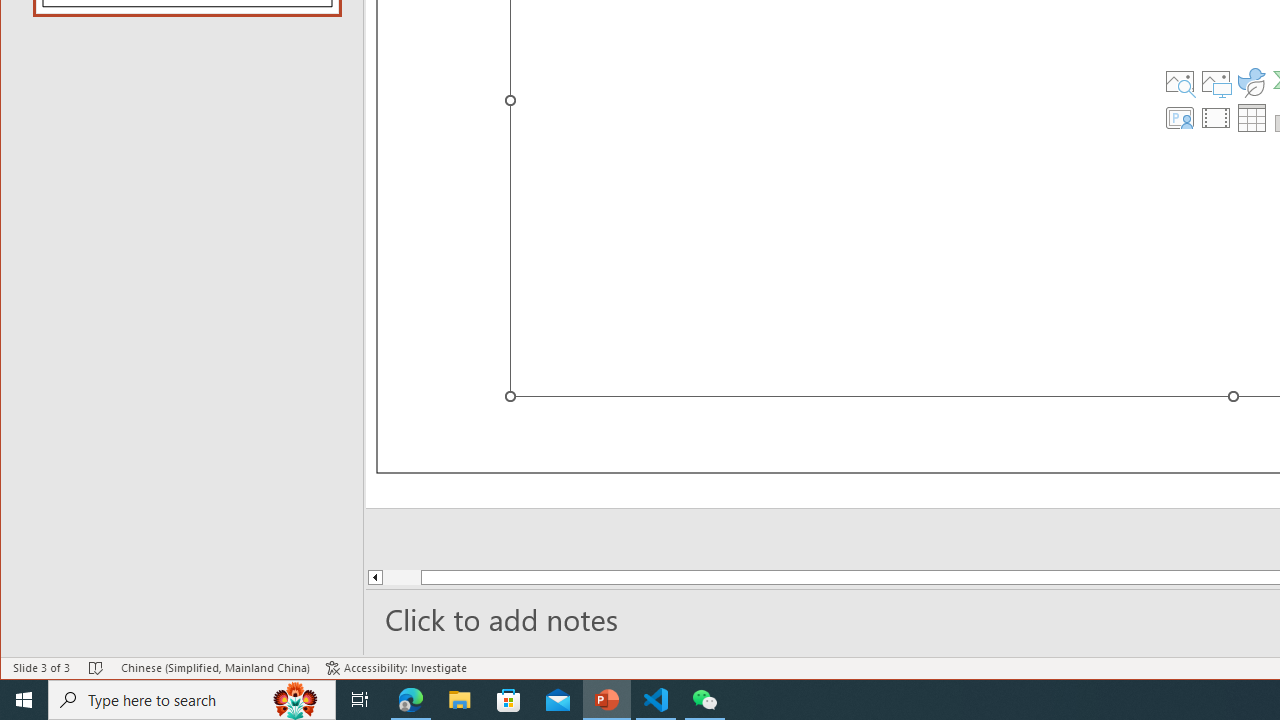  I want to click on 'Visual Studio Code - 1 running window', so click(656, 698).